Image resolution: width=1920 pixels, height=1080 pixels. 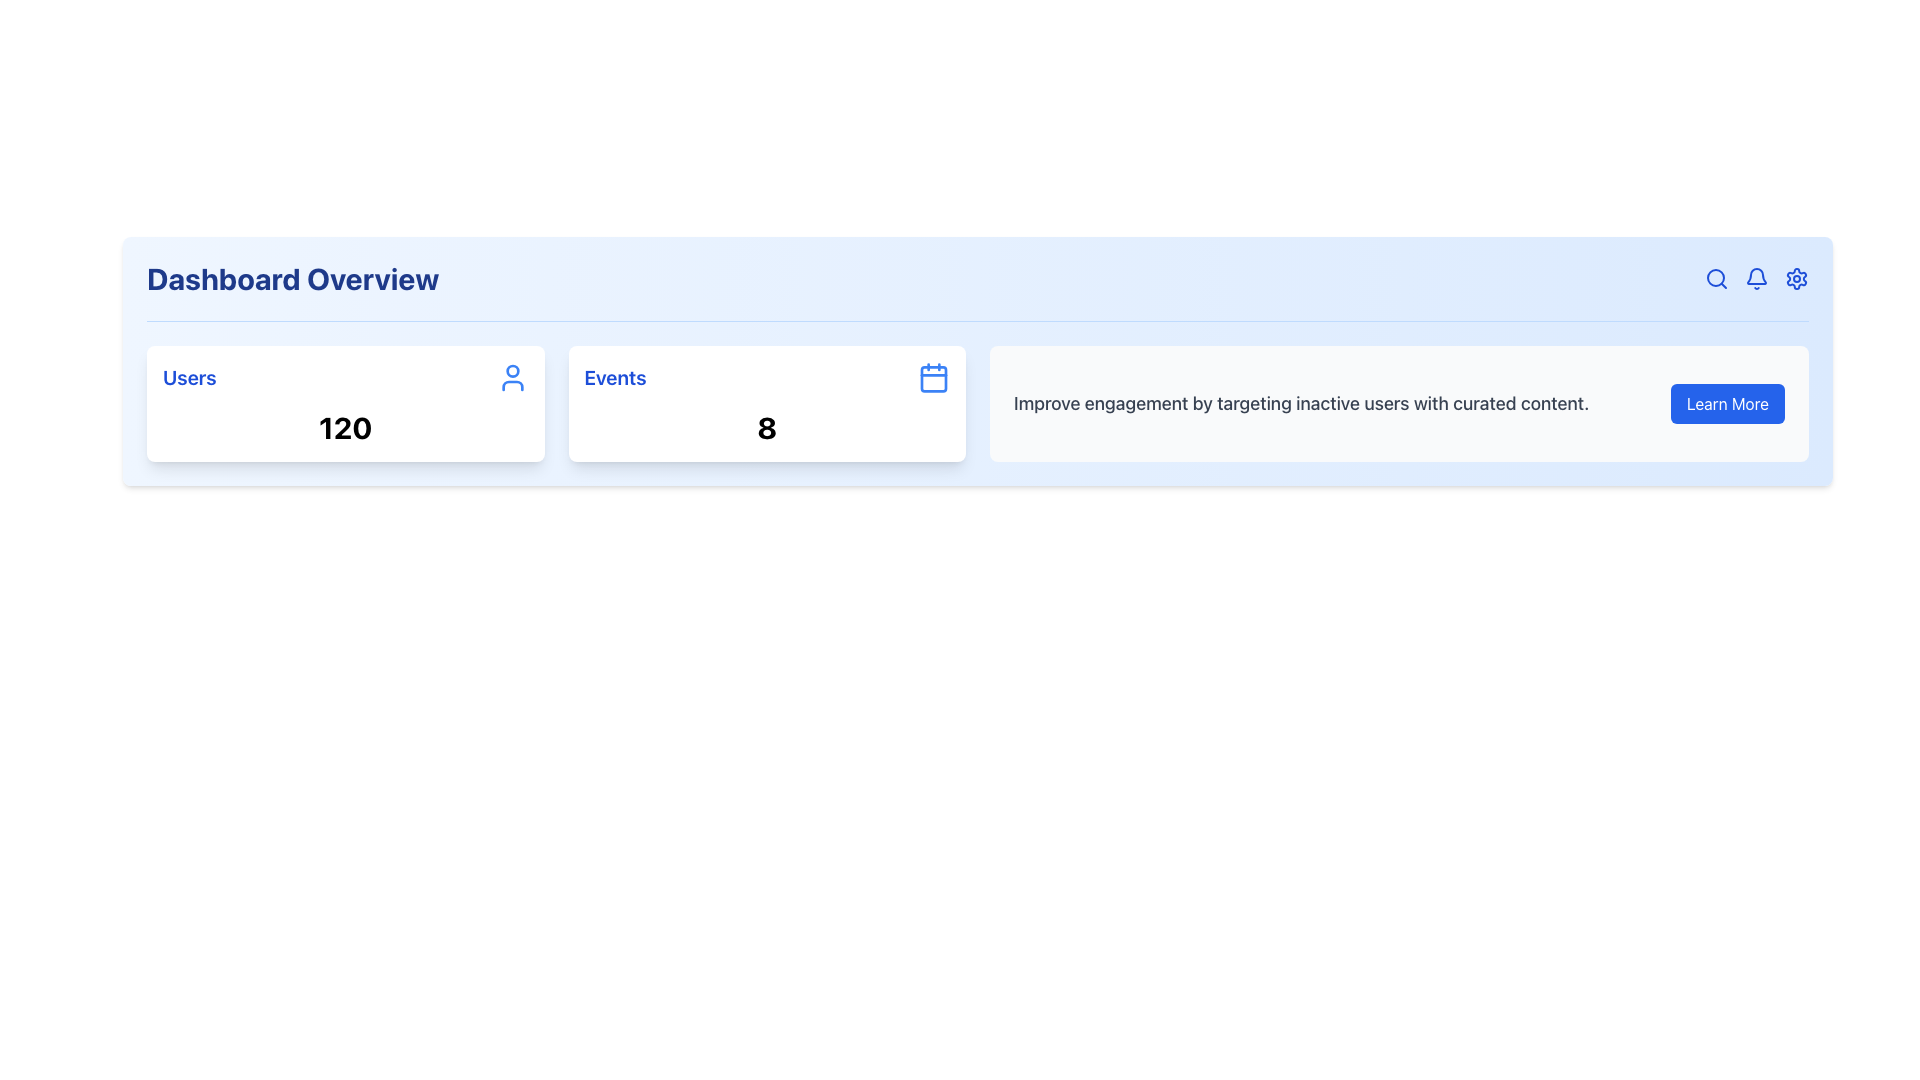 I want to click on the blue-colored user icon styled in a circular outline, located adjacent to the 'Users' label, so click(x=512, y=378).